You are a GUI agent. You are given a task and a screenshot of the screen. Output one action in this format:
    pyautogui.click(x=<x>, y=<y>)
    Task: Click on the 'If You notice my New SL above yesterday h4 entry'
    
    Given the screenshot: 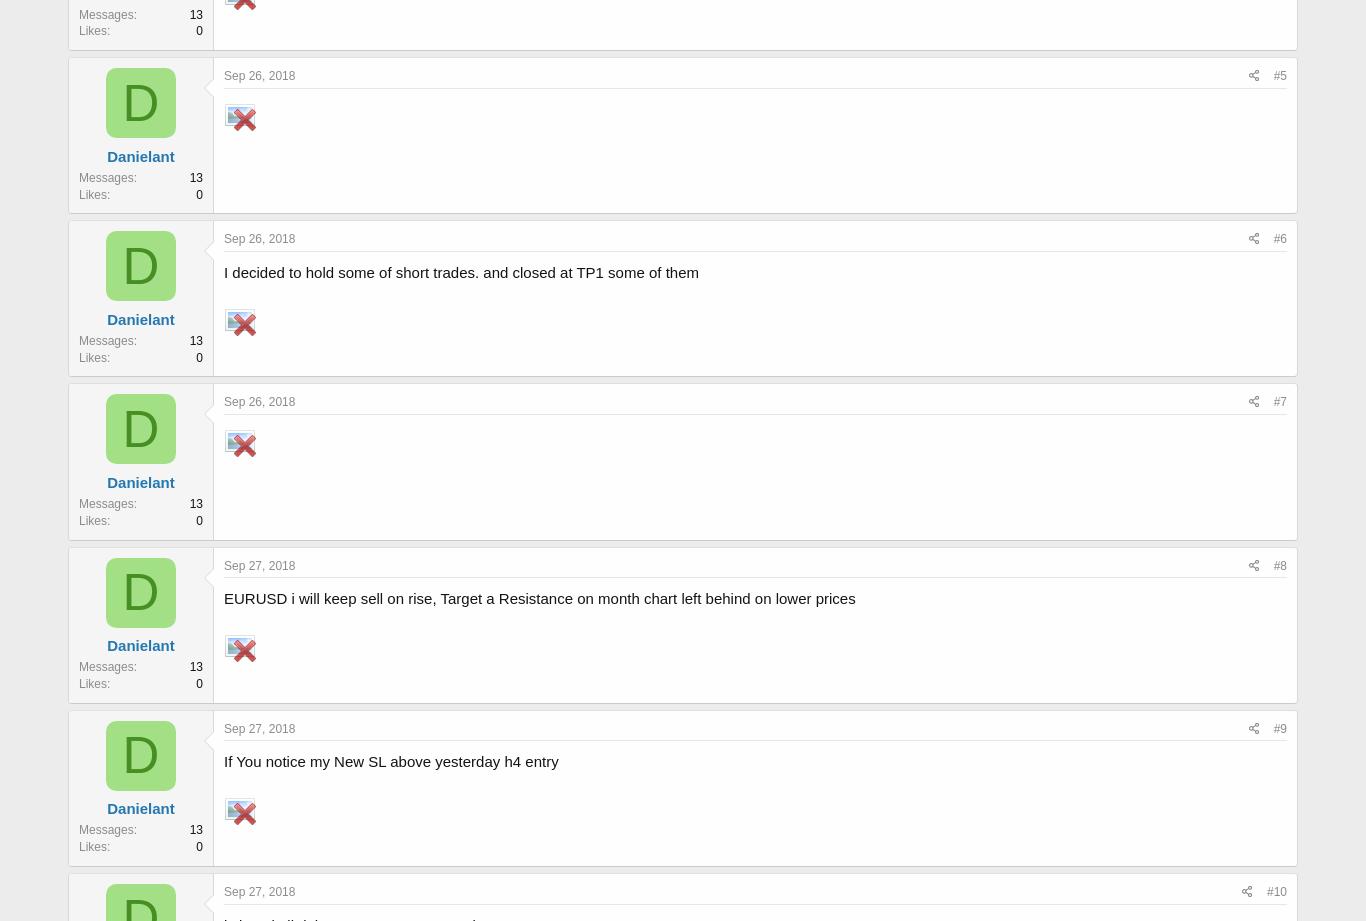 What is the action you would take?
    pyautogui.click(x=223, y=761)
    